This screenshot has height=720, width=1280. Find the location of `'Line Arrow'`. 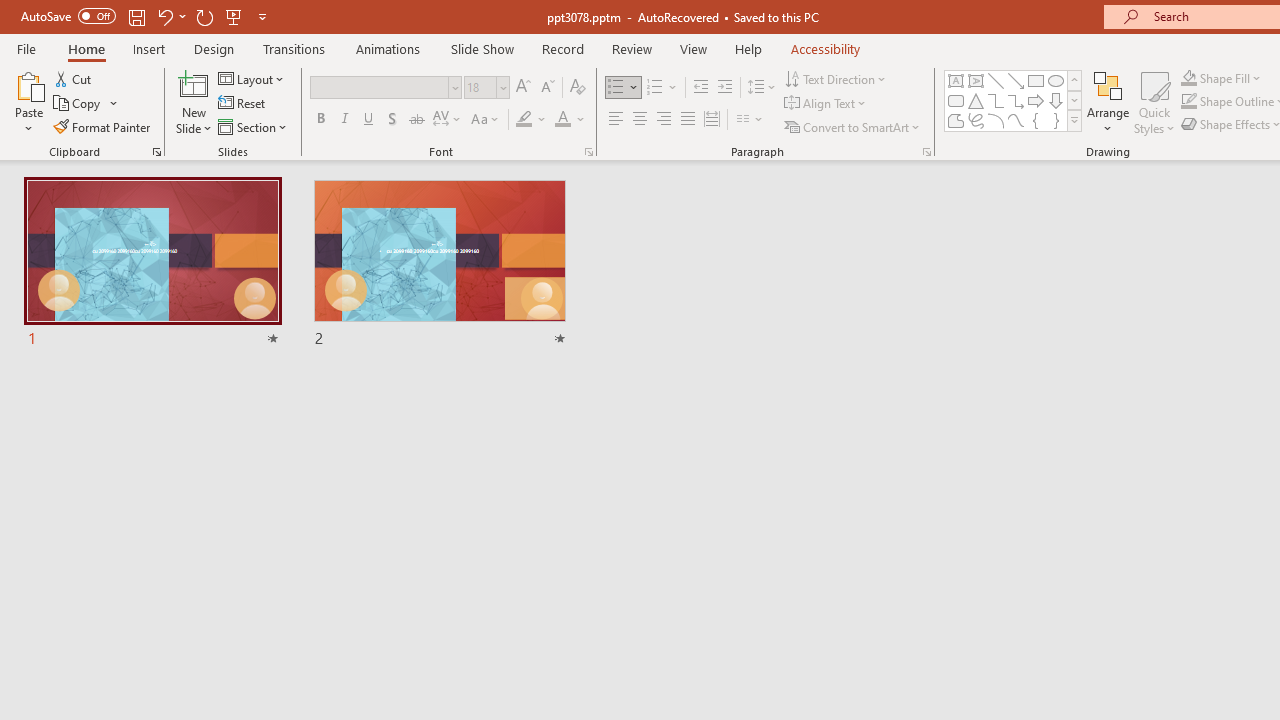

'Line Arrow' is located at coordinates (1016, 80).